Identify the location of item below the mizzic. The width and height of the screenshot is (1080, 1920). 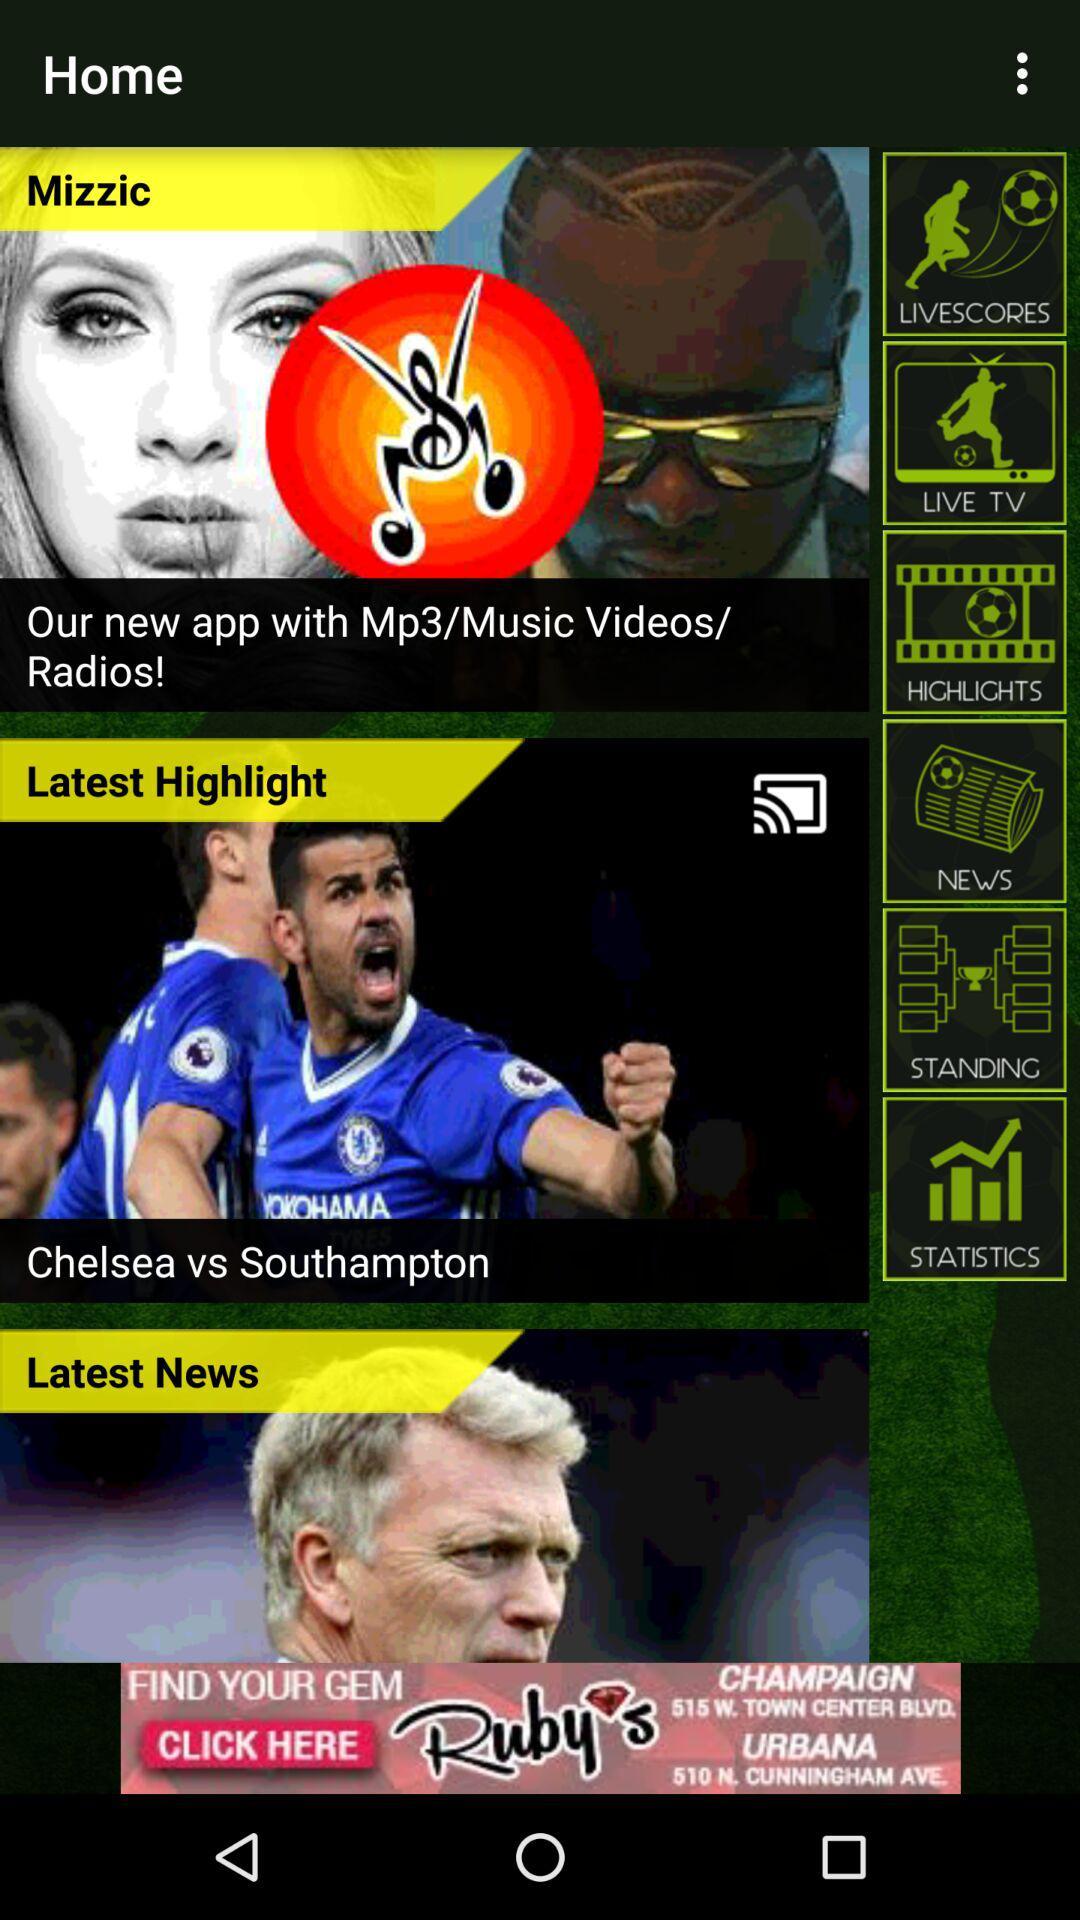
(433, 644).